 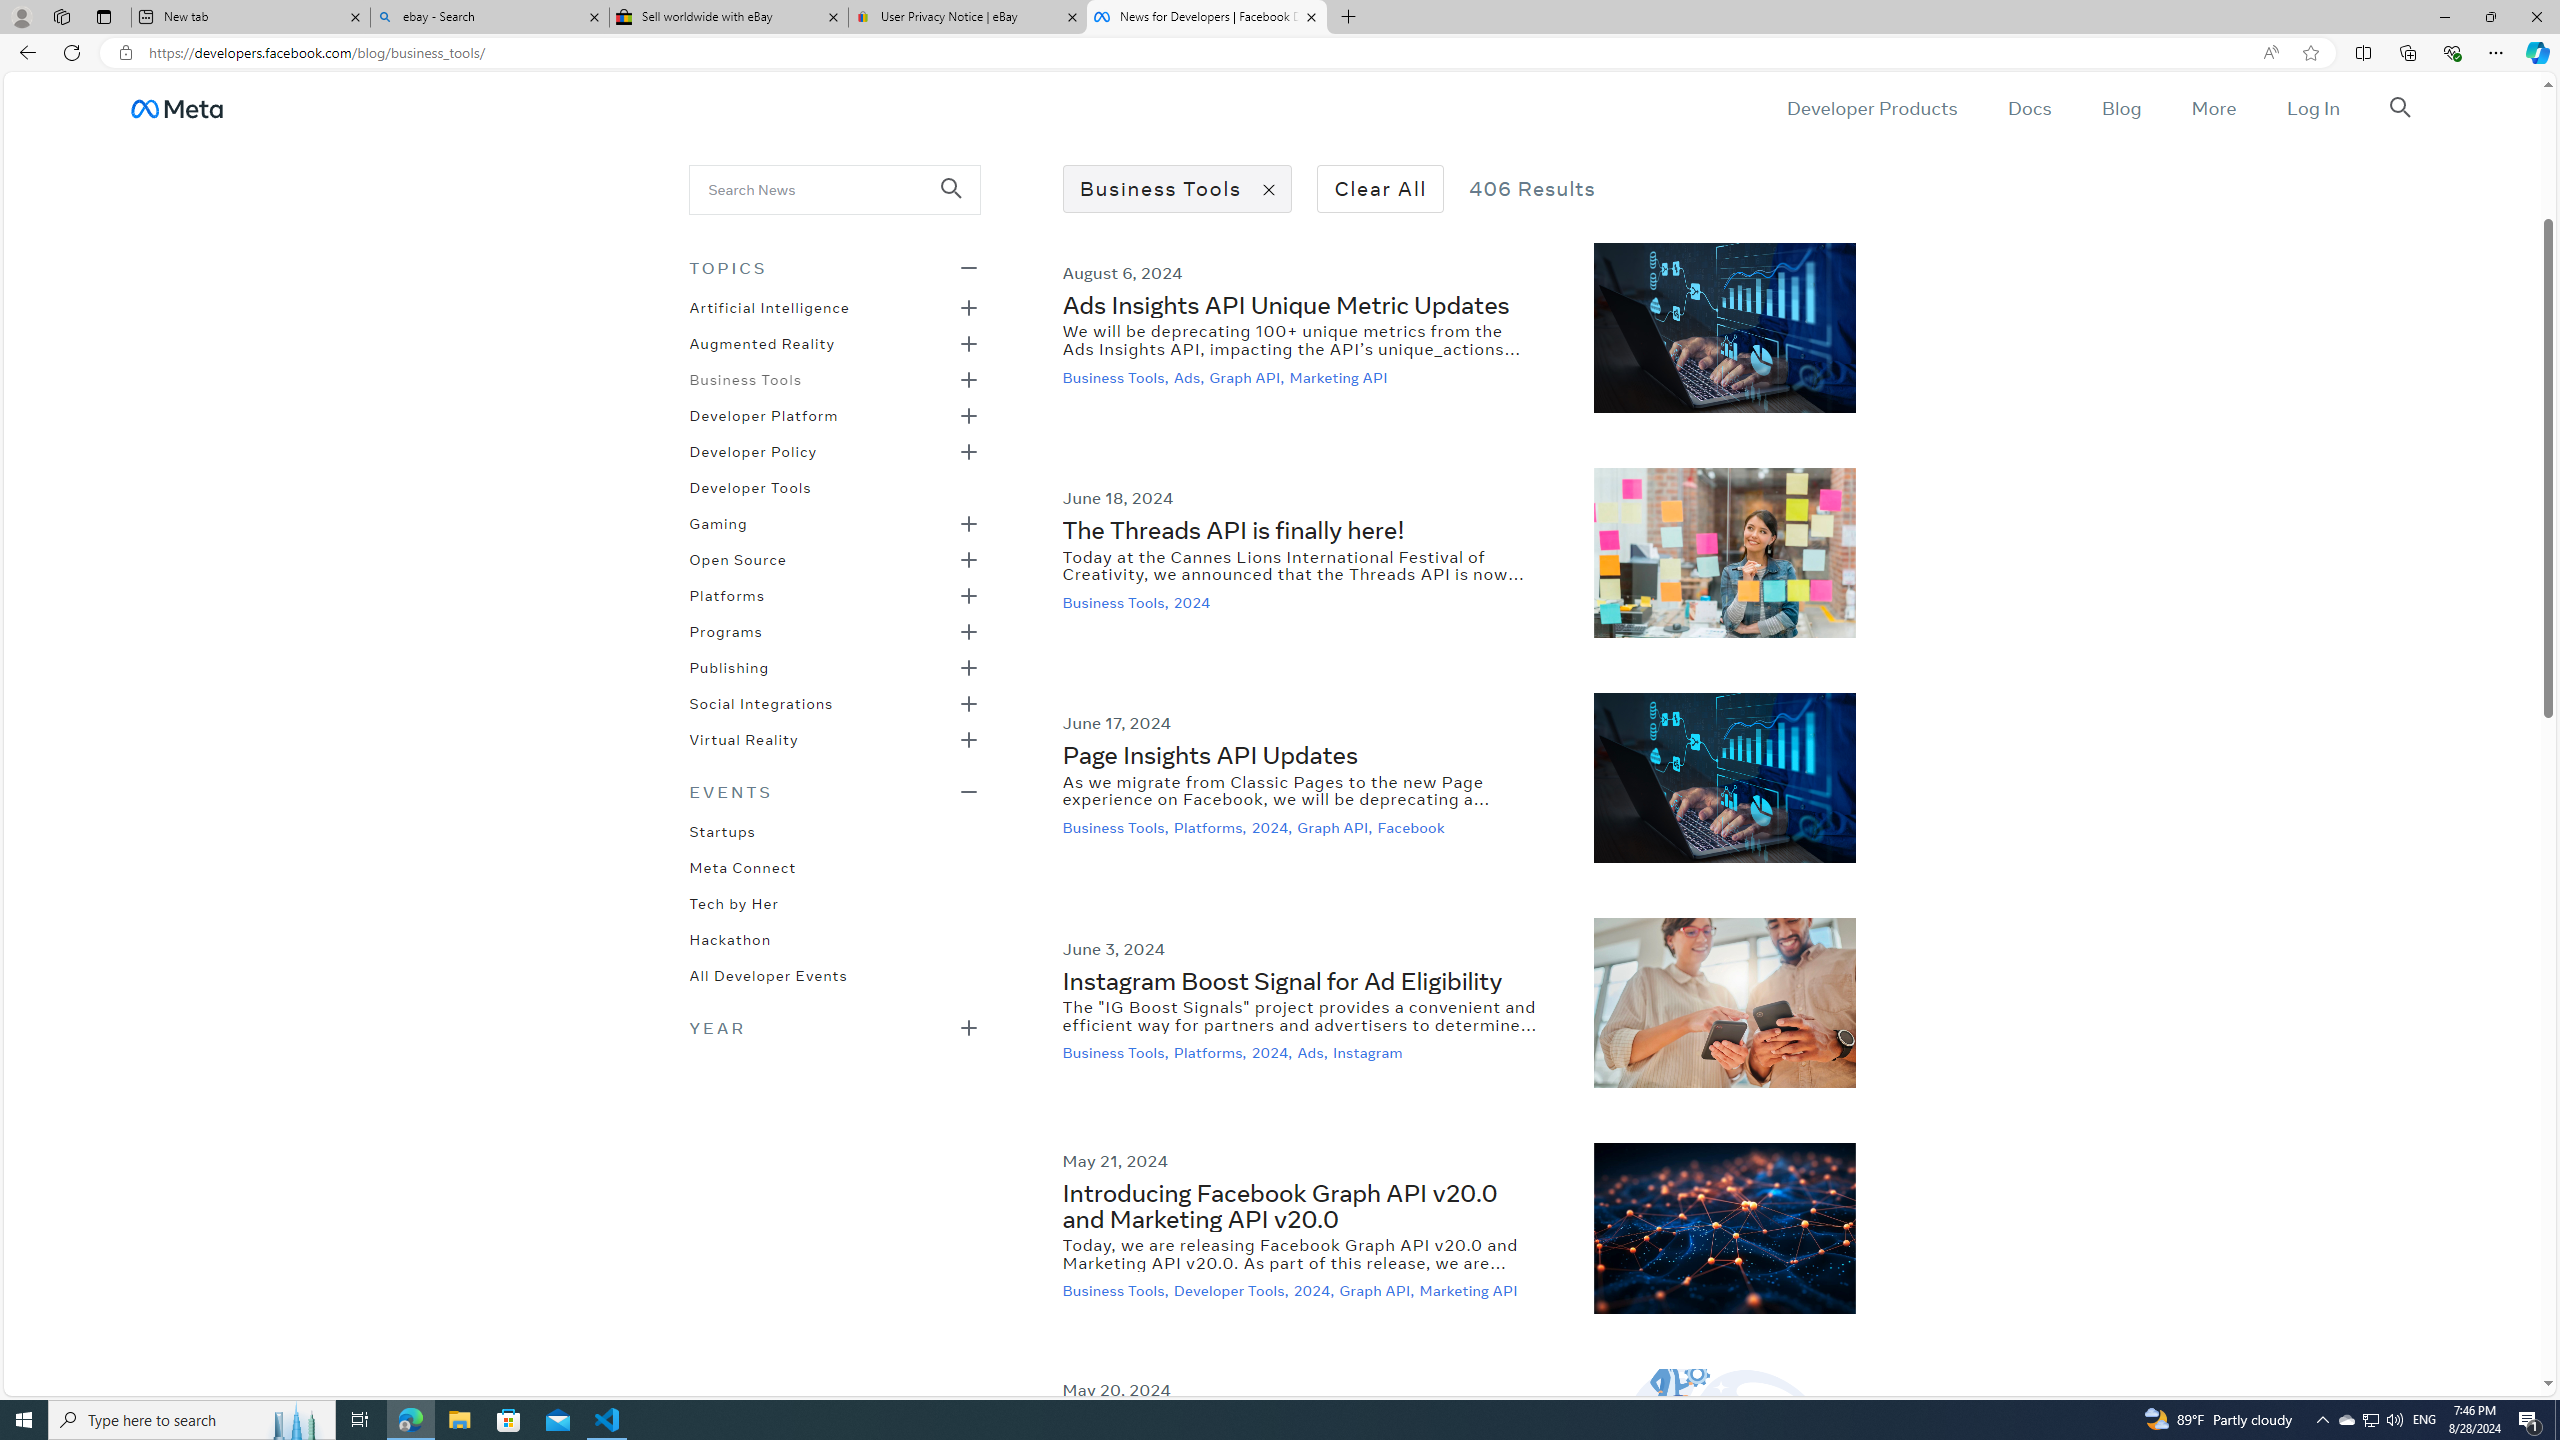 I want to click on 'Augmented Reality', so click(x=762, y=341).